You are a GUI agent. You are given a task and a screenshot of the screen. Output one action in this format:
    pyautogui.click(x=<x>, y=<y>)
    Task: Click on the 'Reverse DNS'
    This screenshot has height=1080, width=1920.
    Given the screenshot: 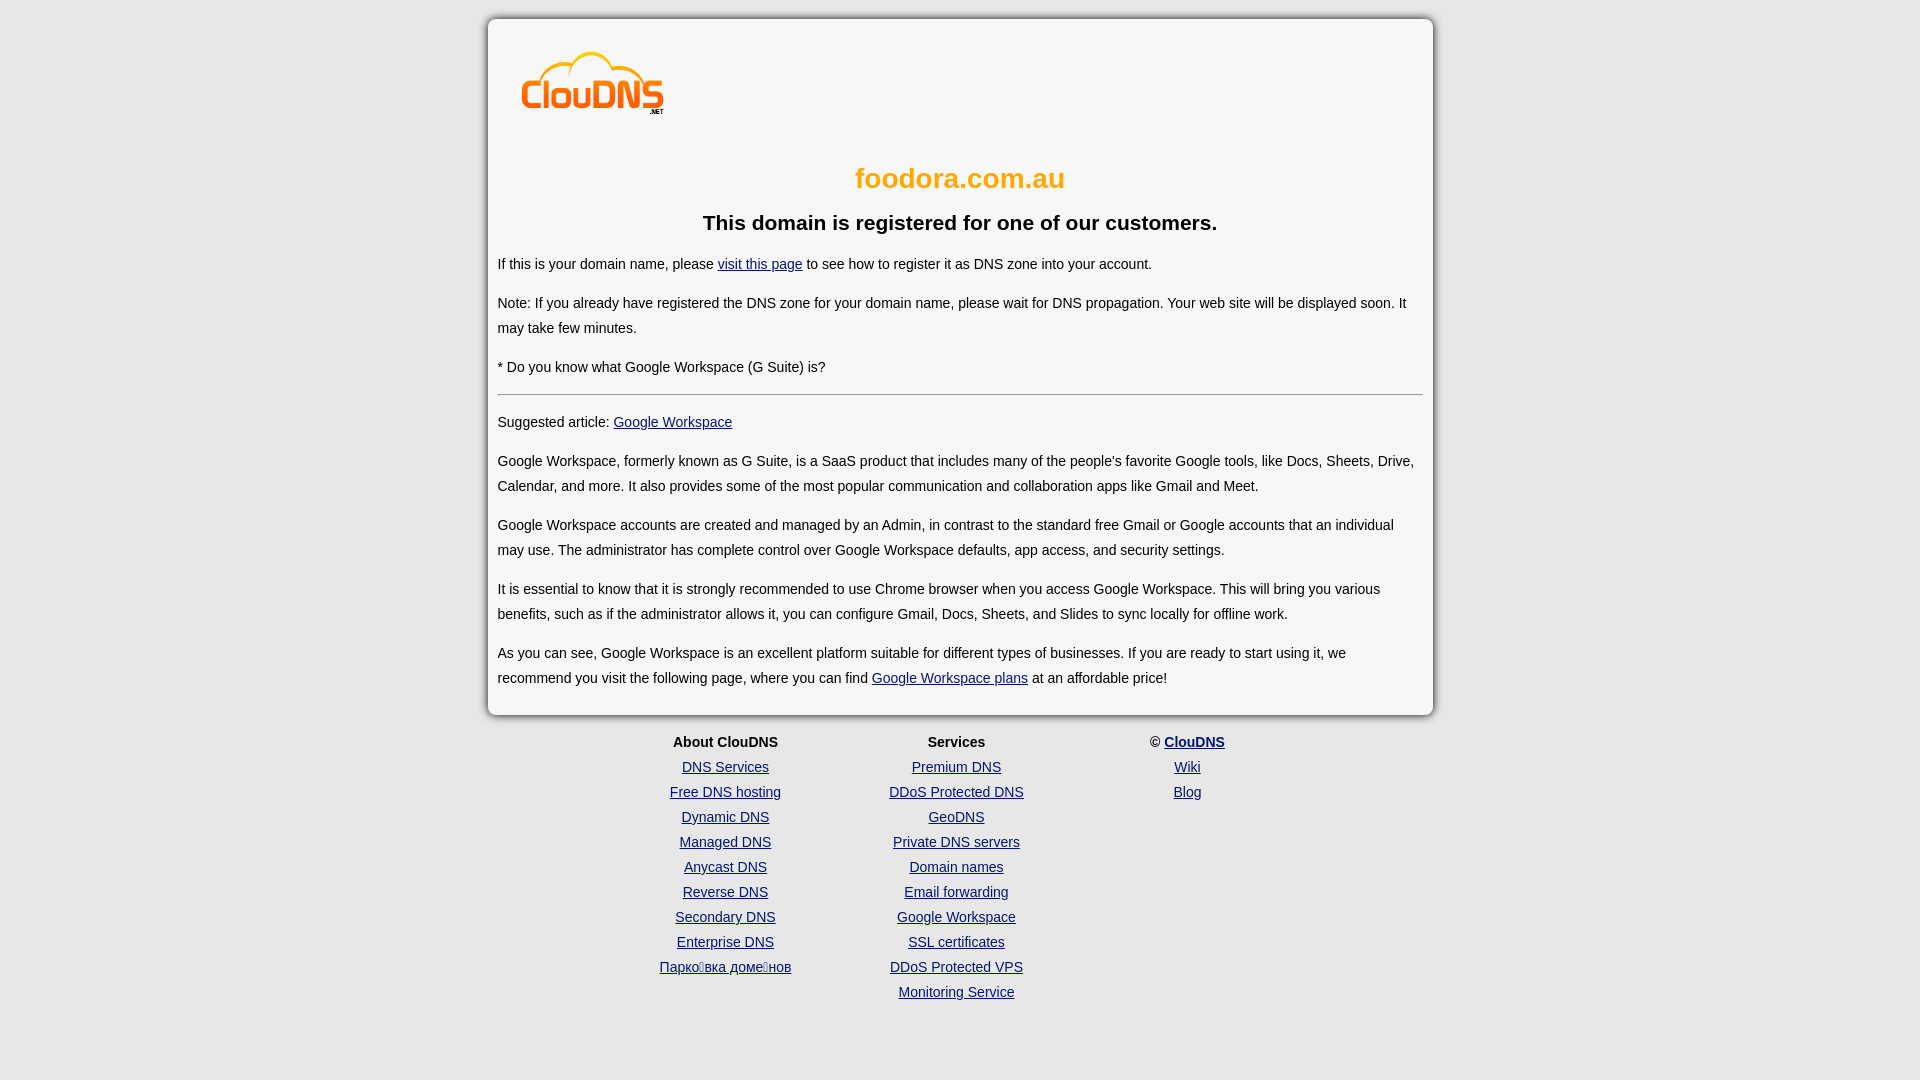 What is the action you would take?
    pyautogui.click(x=724, y=890)
    